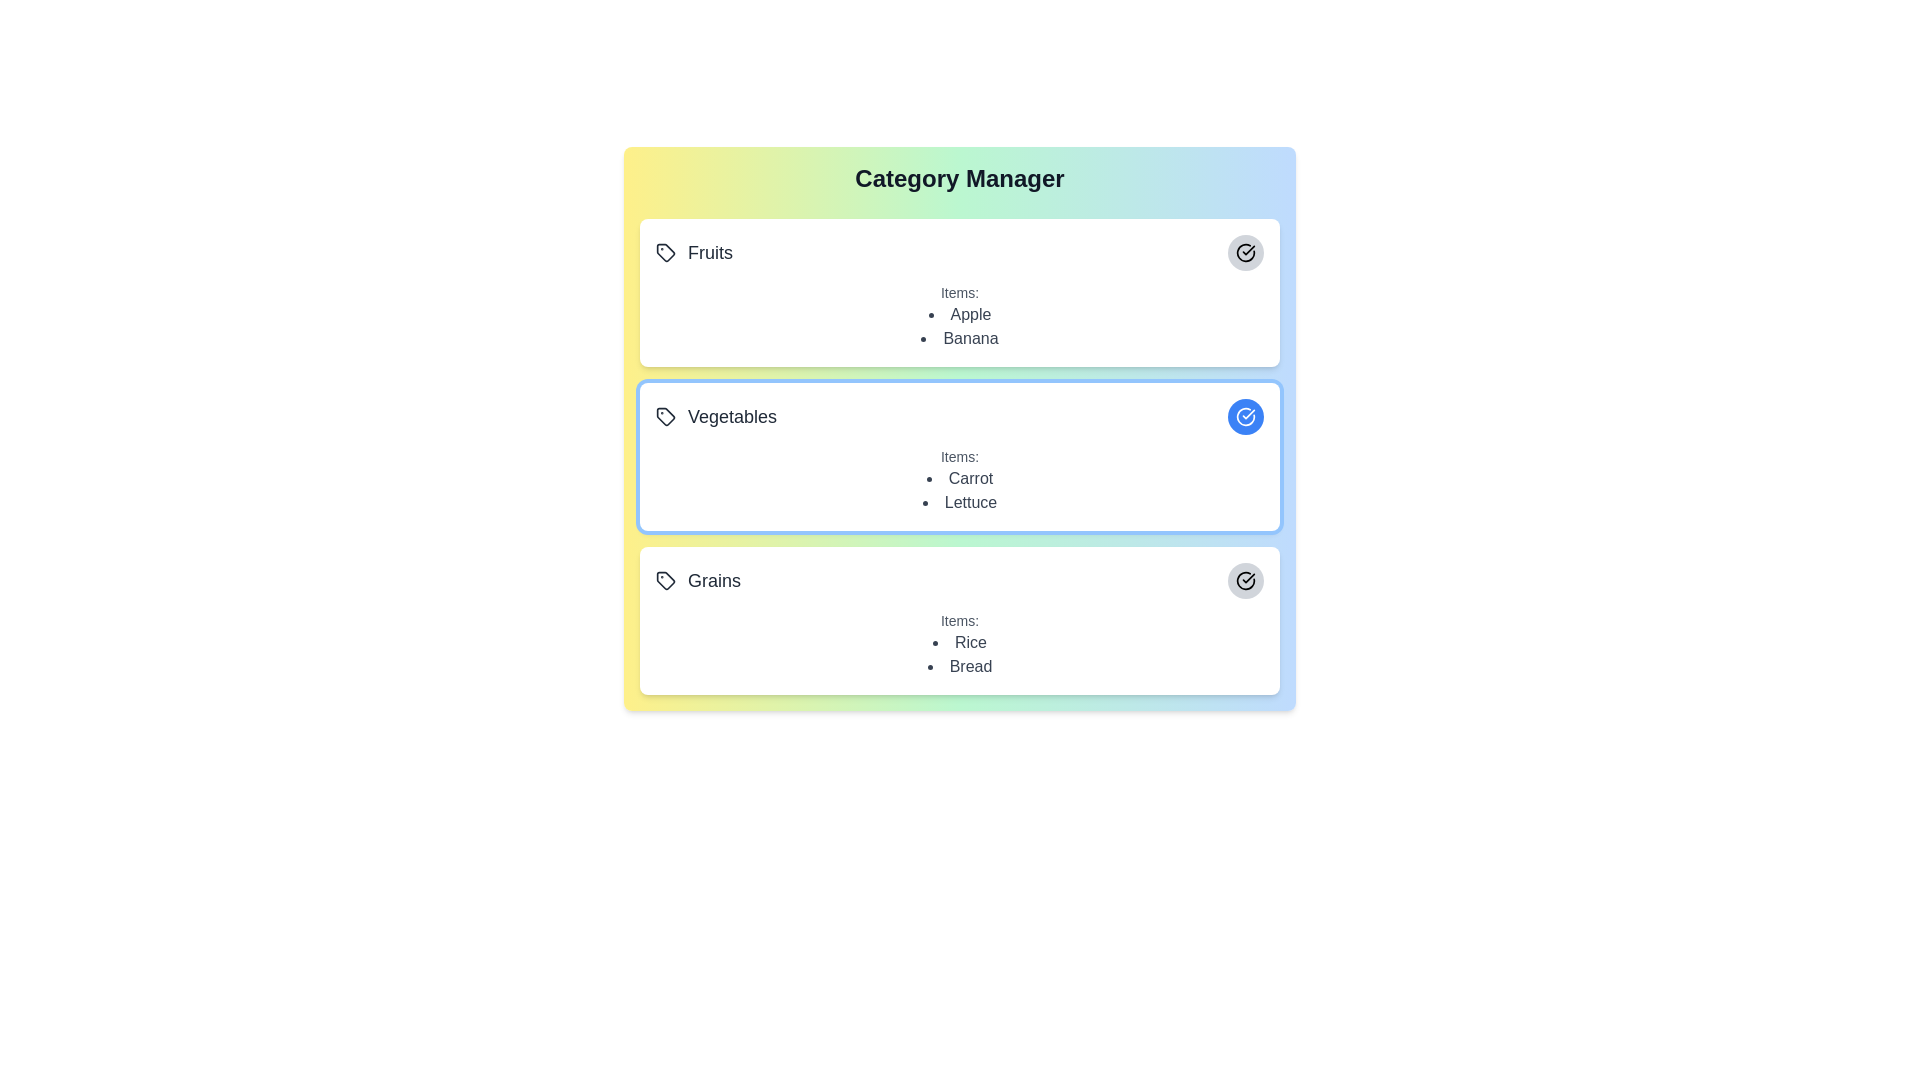 The image size is (1920, 1080). What do you see at coordinates (1245, 252) in the screenshot?
I see `the category Fruits by clicking its associated button` at bounding box center [1245, 252].